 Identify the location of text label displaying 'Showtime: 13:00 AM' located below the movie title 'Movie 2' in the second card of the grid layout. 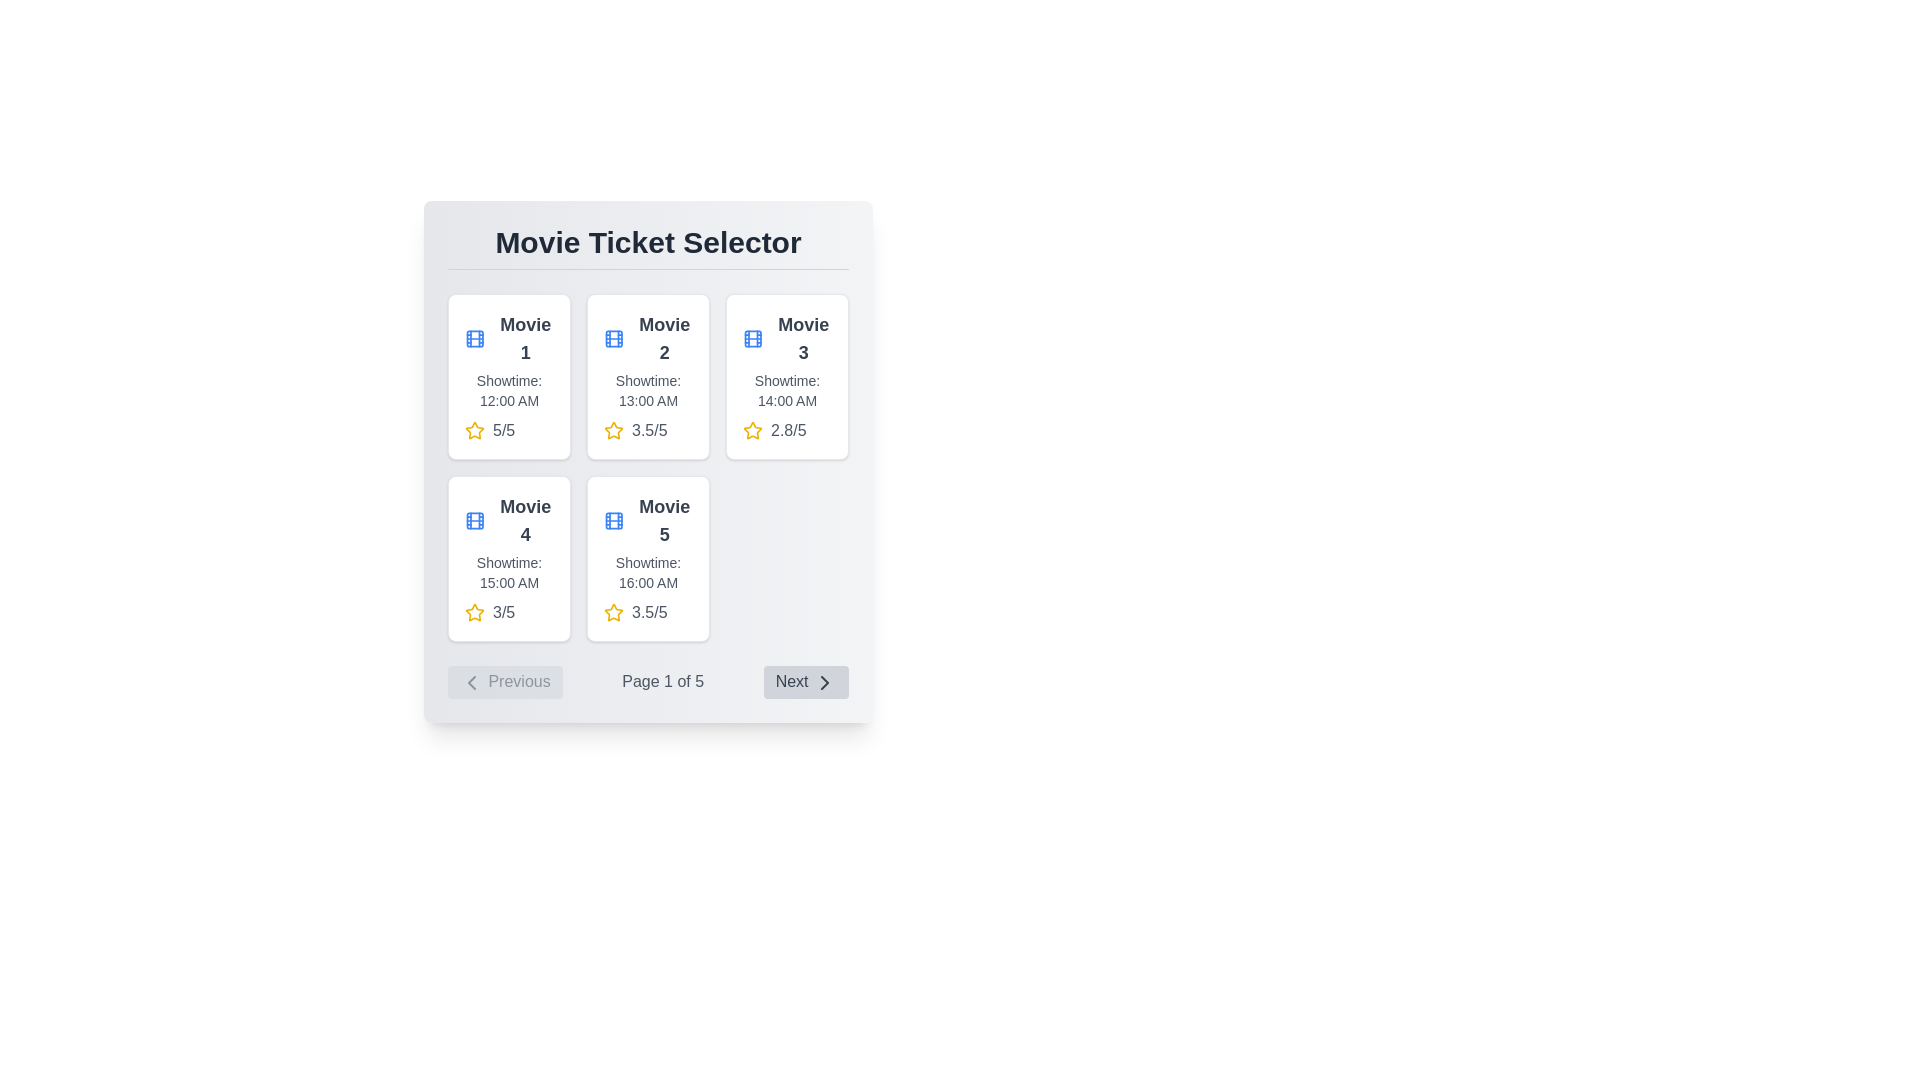
(648, 390).